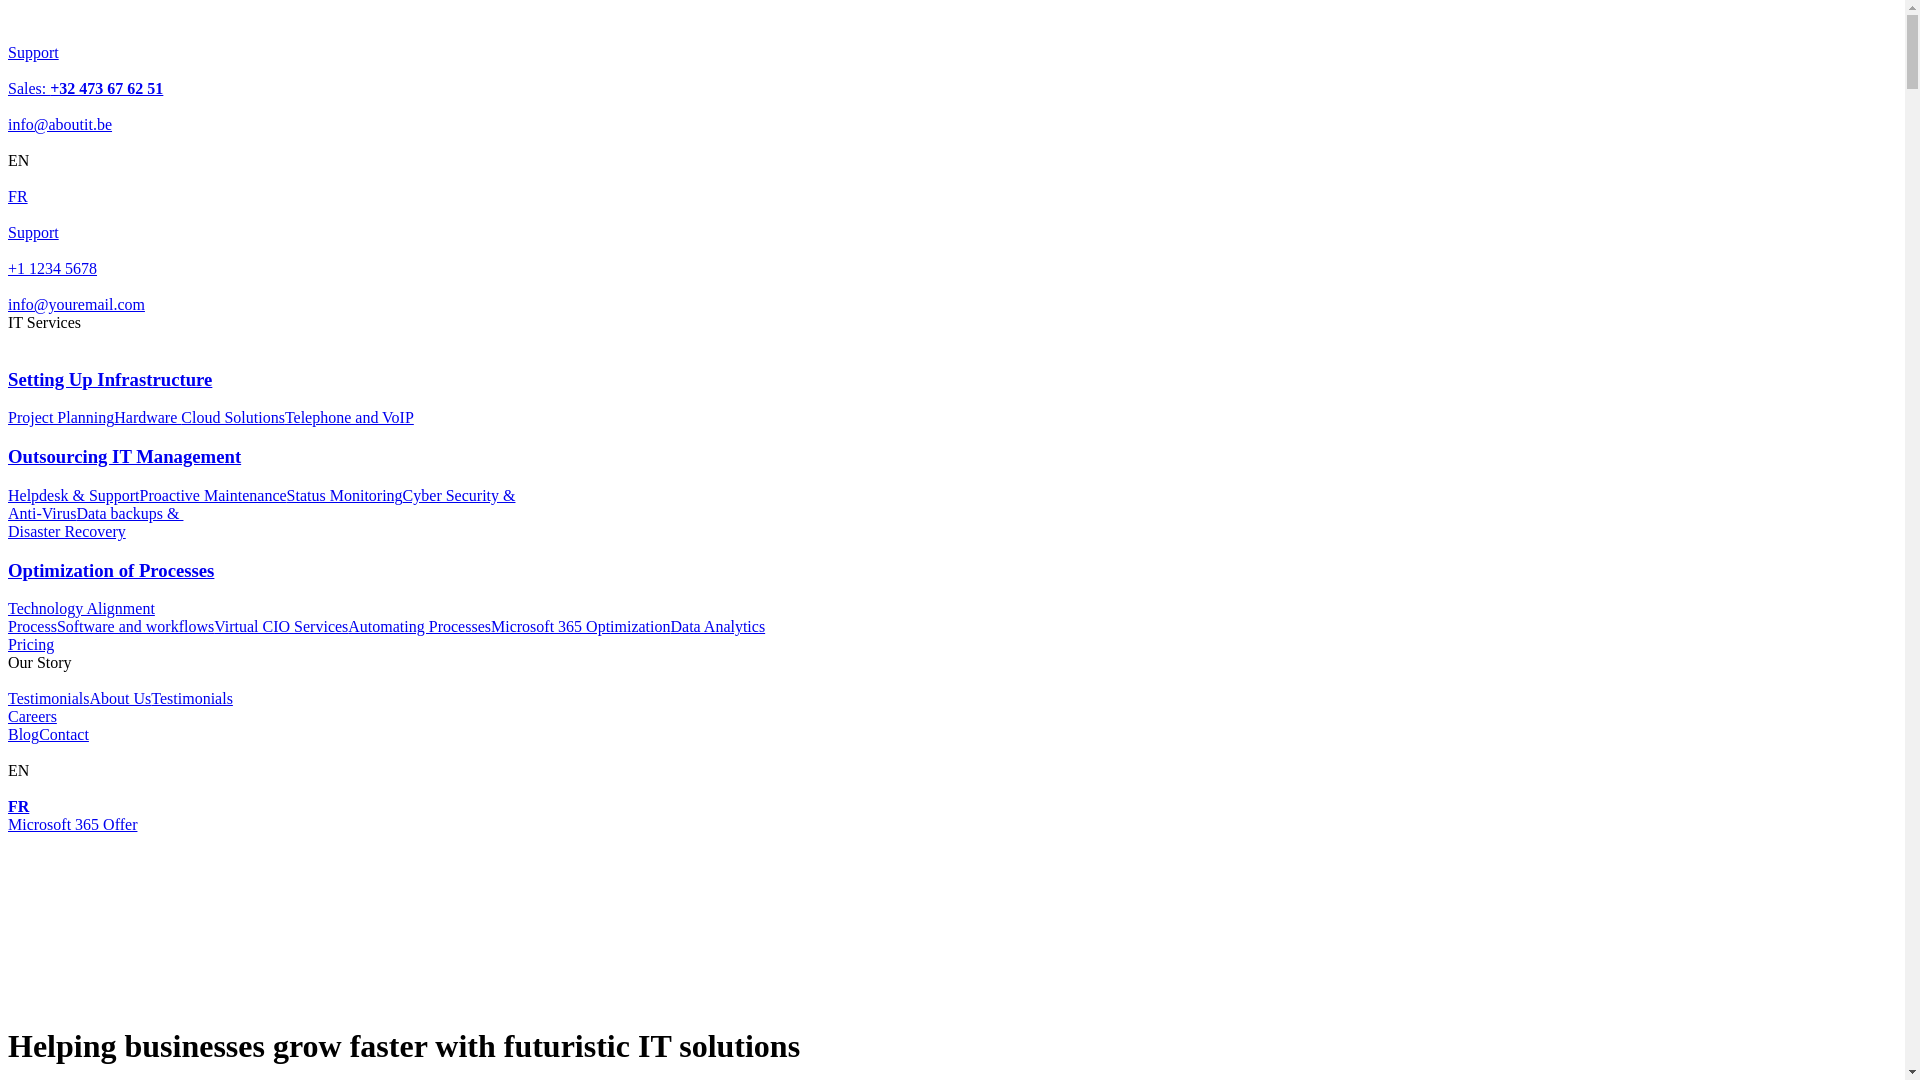 The height and width of the screenshot is (1080, 1920). What do you see at coordinates (134, 625) in the screenshot?
I see `'Software and workflows'` at bounding box center [134, 625].